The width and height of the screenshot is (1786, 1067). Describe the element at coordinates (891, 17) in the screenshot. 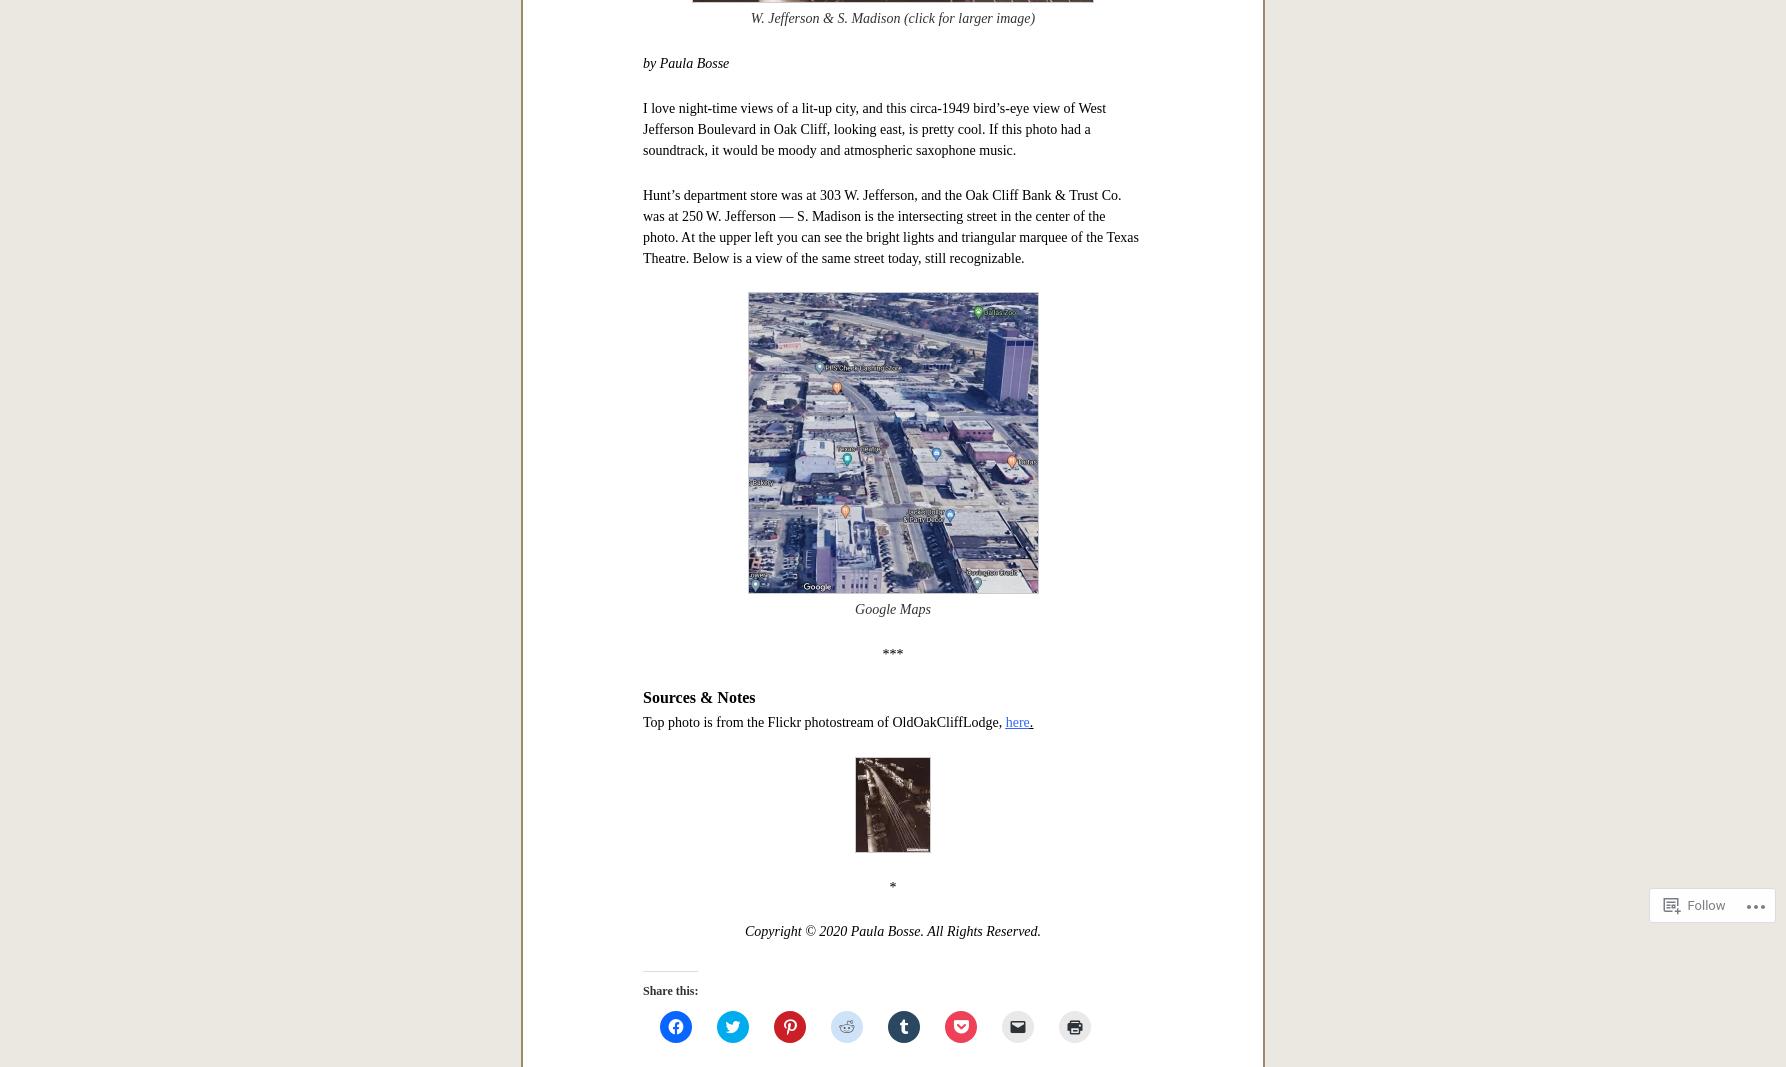

I see `'W. Jefferson & S. Madison (click for larger image)'` at that location.